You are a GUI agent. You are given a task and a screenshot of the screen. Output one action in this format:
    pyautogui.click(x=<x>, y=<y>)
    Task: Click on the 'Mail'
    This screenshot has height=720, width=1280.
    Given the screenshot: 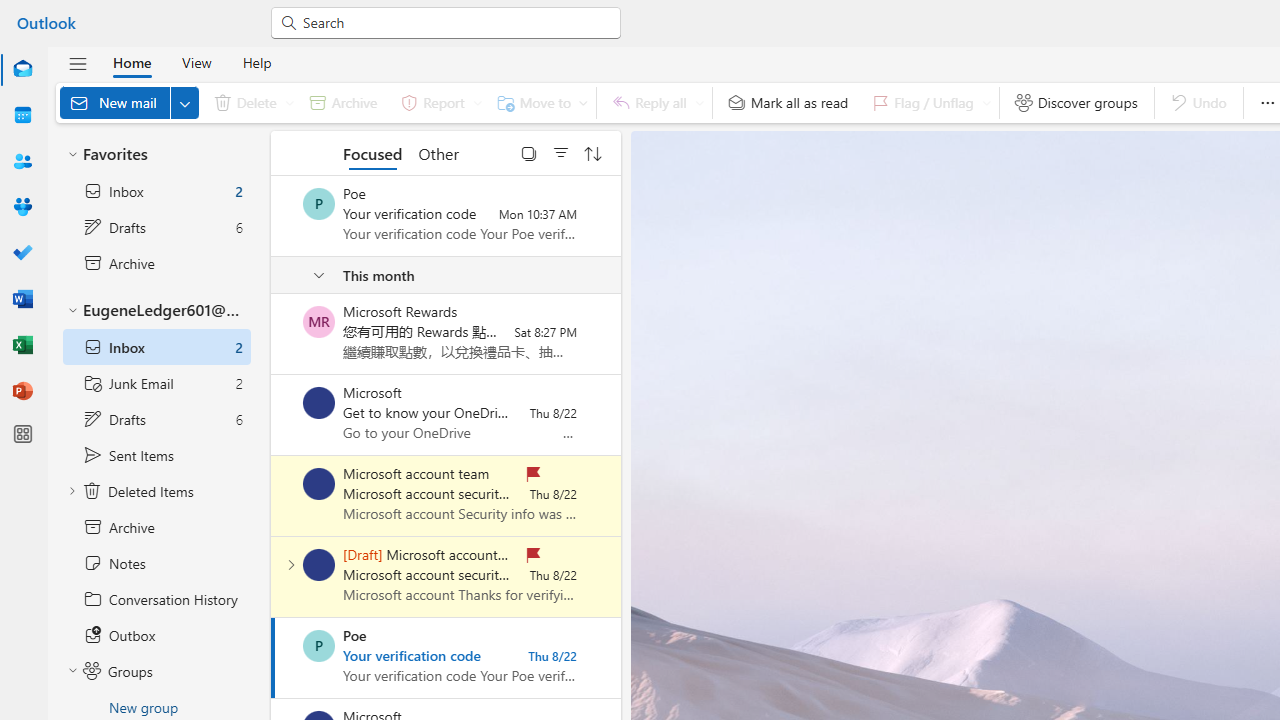 What is the action you would take?
    pyautogui.click(x=23, y=68)
    